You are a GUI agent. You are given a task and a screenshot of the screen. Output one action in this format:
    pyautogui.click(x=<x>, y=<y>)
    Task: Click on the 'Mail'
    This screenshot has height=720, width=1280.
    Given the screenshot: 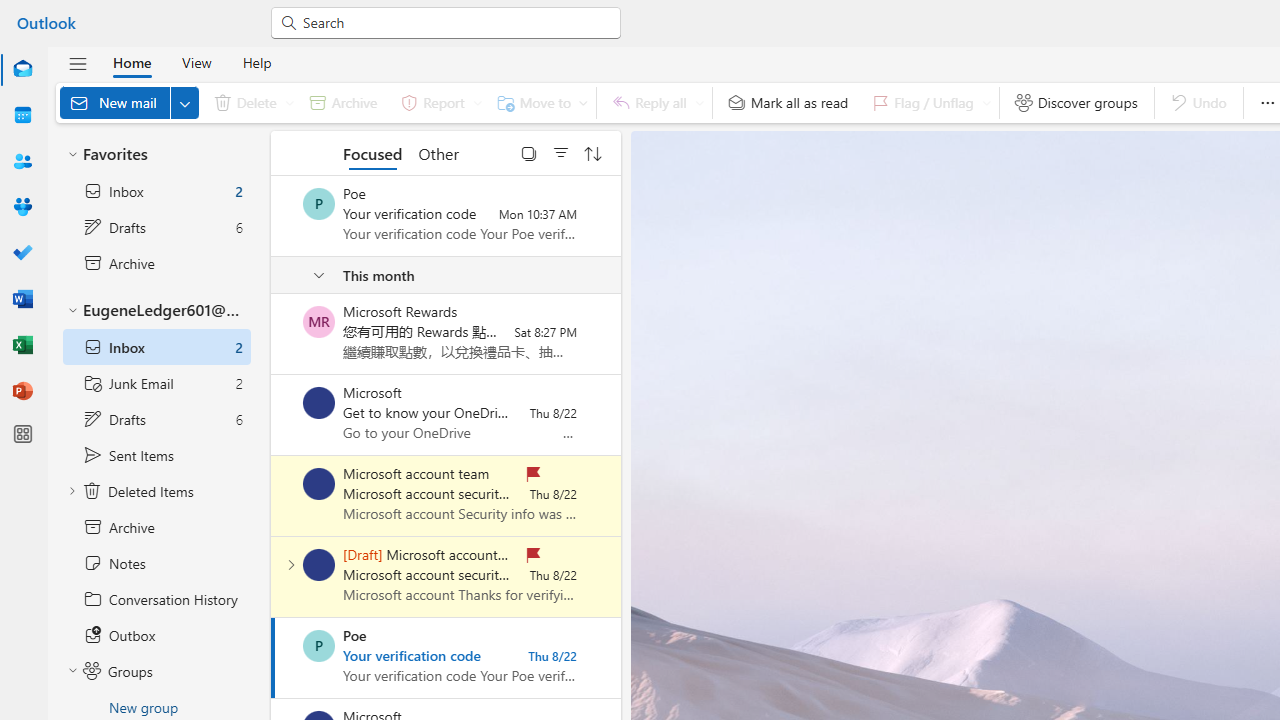 What is the action you would take?
    pyautogui.click(x=23, y=68)
    